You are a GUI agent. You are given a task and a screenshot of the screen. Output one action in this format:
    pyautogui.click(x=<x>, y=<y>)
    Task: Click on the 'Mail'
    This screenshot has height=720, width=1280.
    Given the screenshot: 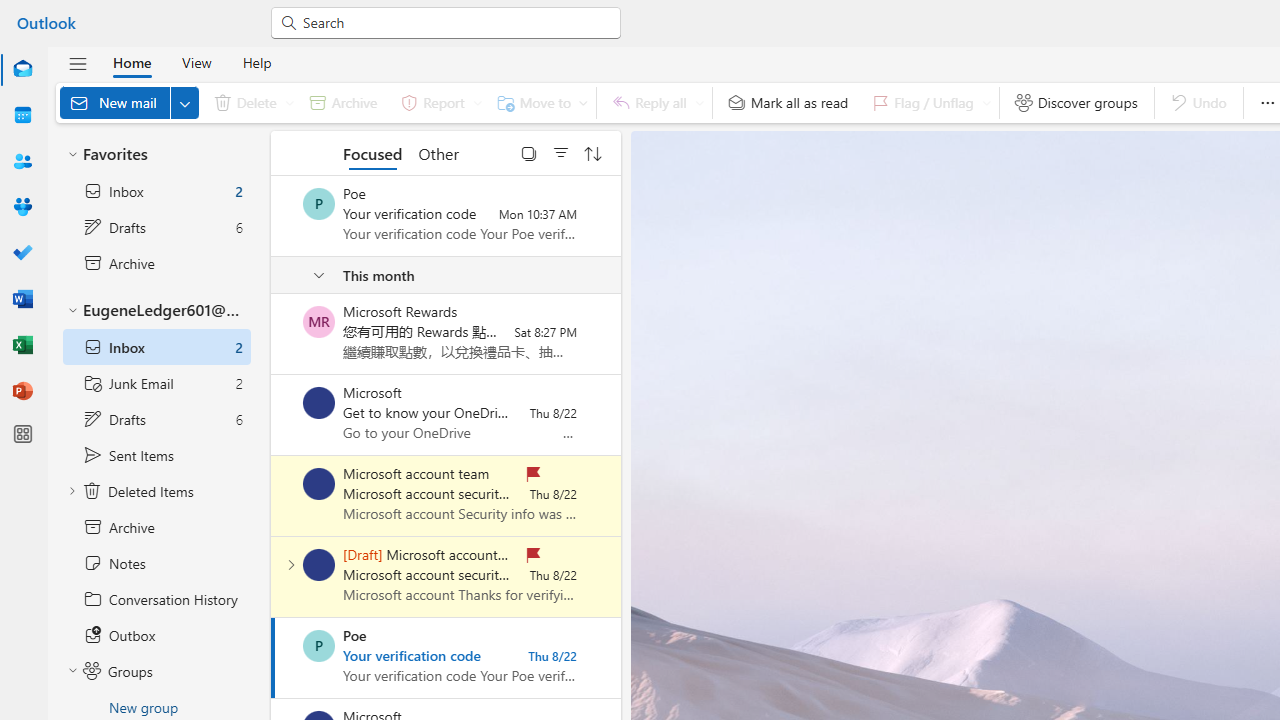 What is the action you would take?
    pyautogui.click(x=23, y=68)
    